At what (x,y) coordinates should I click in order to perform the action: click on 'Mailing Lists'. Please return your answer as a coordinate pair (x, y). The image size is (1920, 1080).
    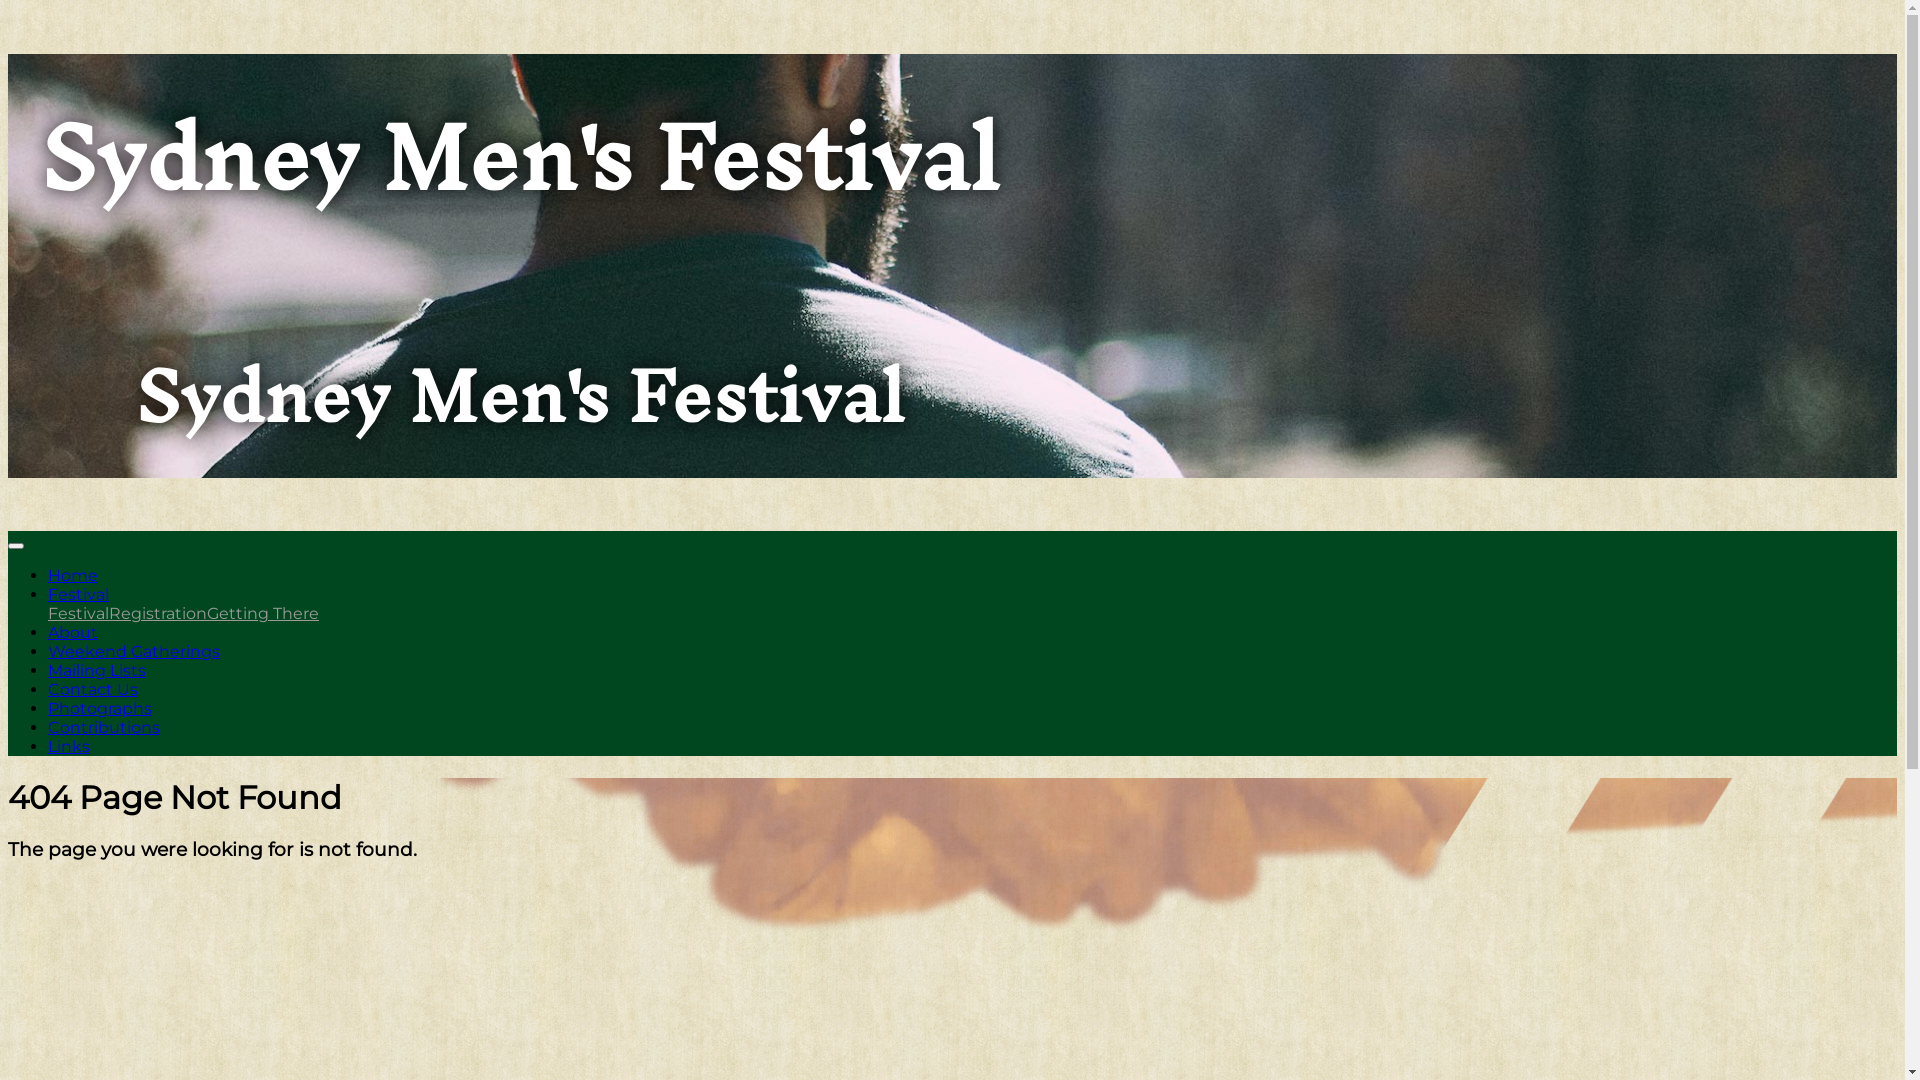
    Looking at the image, I should click on (95, 670).